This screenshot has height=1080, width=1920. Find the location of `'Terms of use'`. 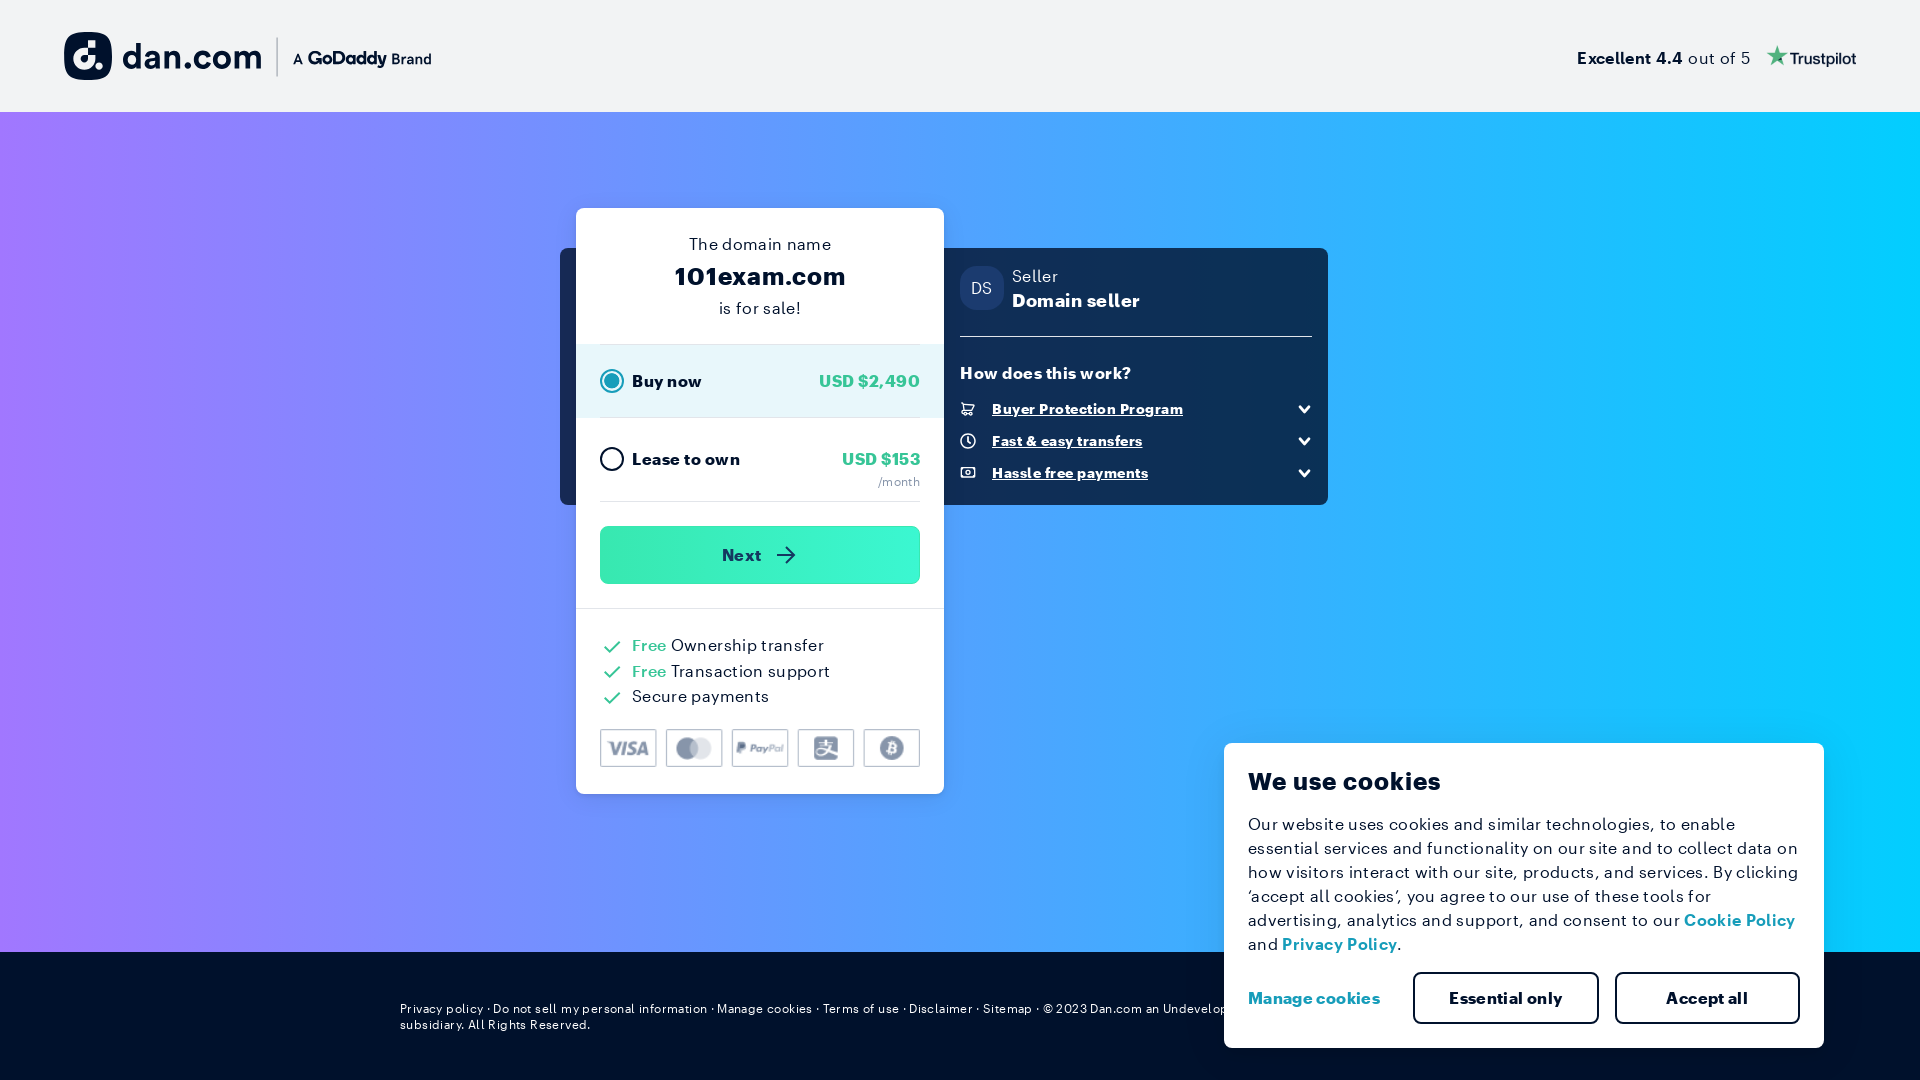

'Terms of use' is located at coordinates (861, 1007).